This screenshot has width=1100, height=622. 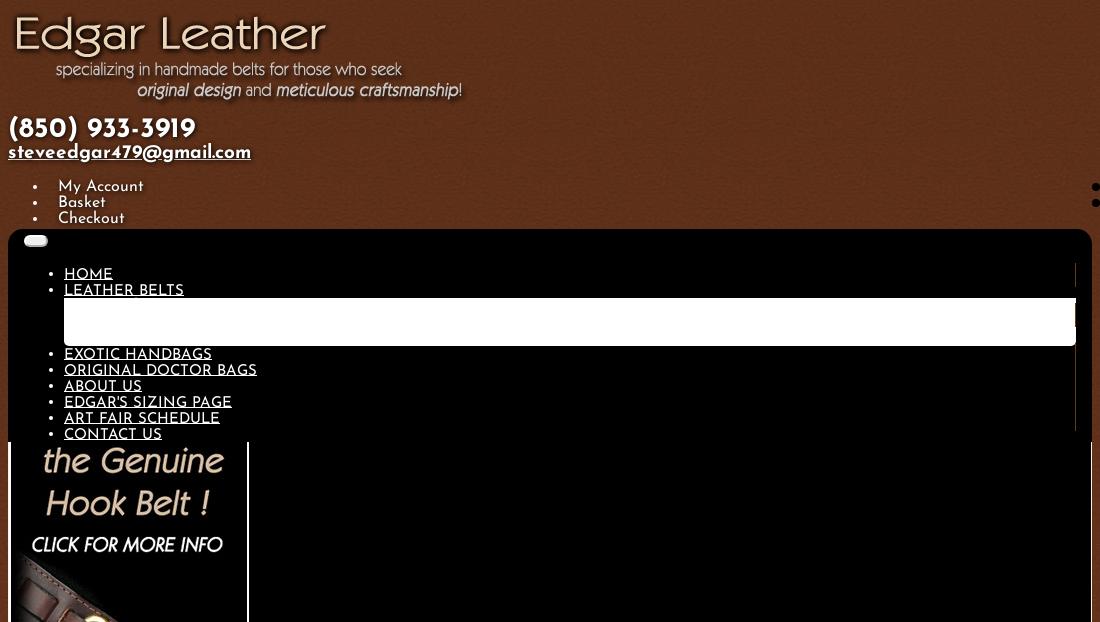 I want to click on 'My Account', so click(x=99, y=186).